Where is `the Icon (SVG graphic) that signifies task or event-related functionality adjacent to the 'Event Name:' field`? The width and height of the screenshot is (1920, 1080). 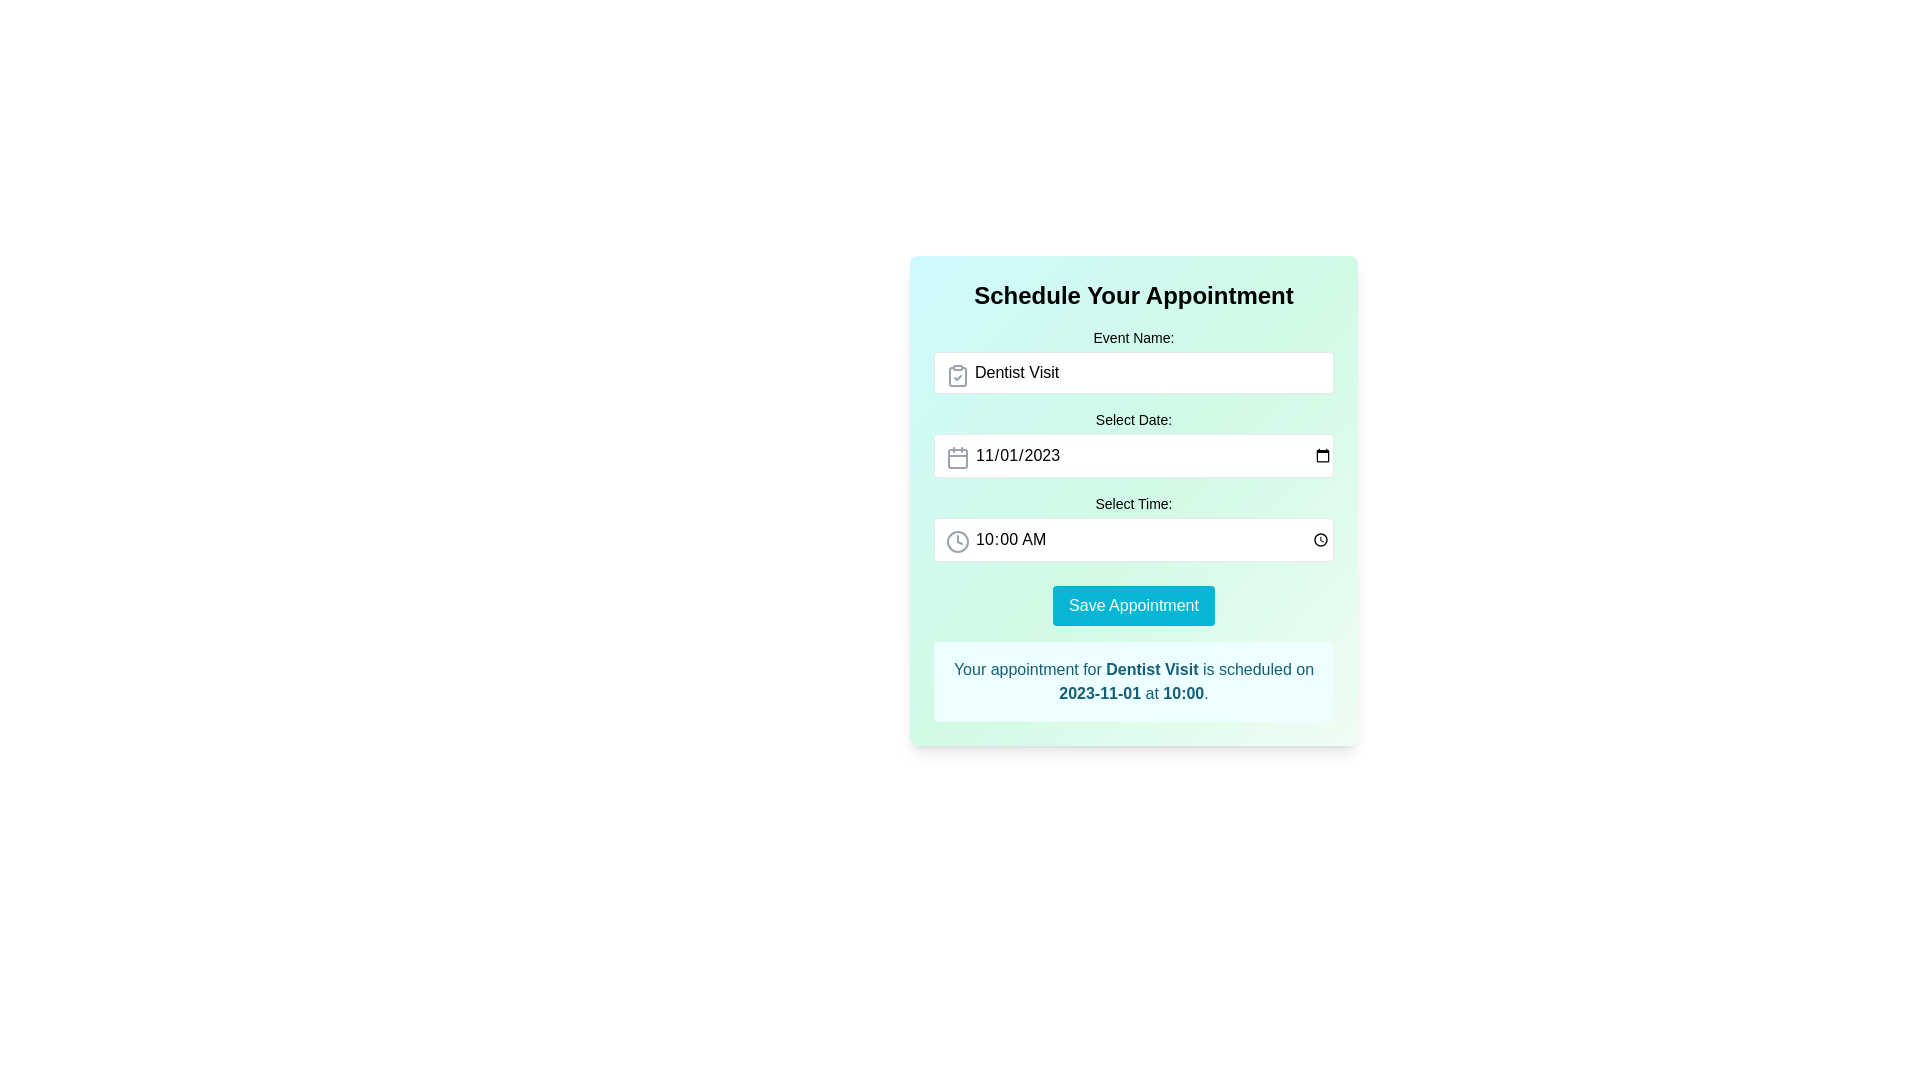 the Icon (SVG graphic) that signifies task or event-related functionality adjacent to the 'Event Name:' field is located at coordinates (957, 375).